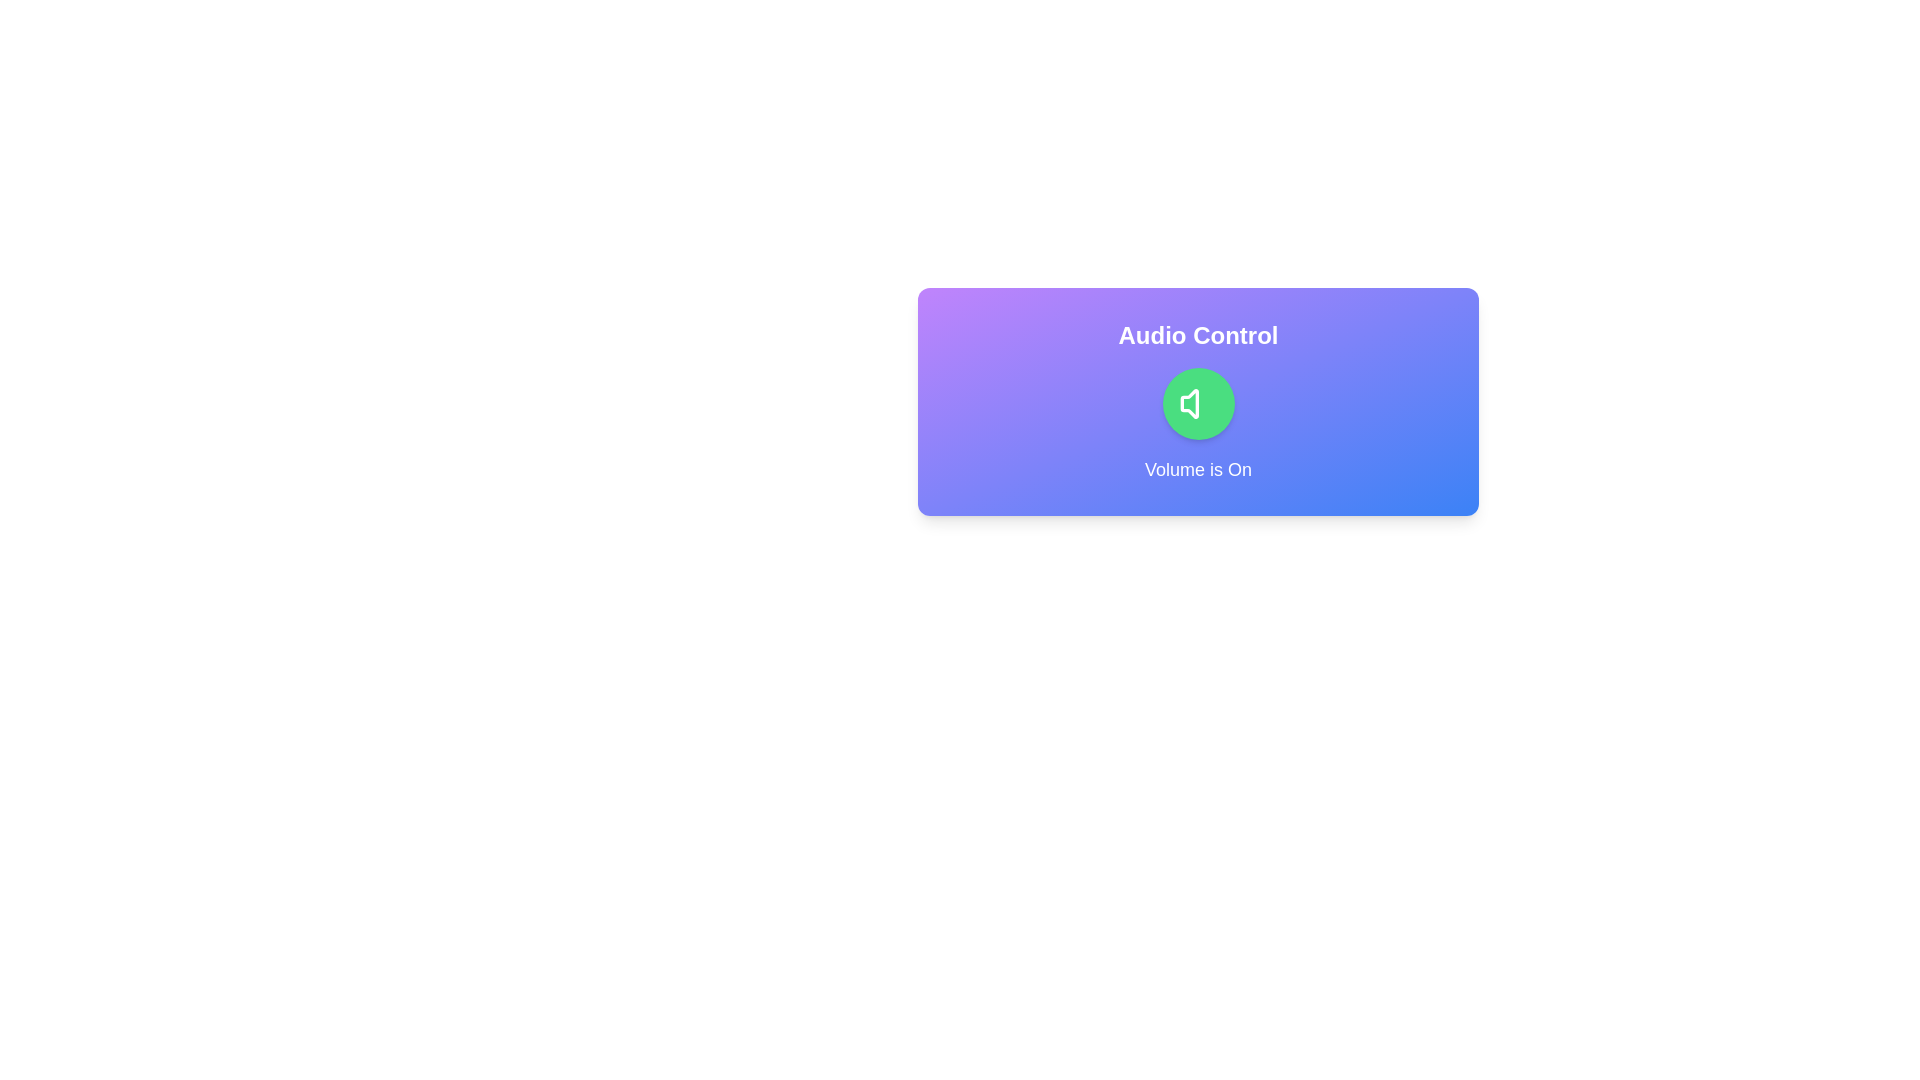 Image resolution: width=1920 pixels, height=1080 pixels. What do you see at coordinates (1198, 404) in the screenshot?
I see `the mute button to toggle the mute state` at bounding box center [1198, 404].